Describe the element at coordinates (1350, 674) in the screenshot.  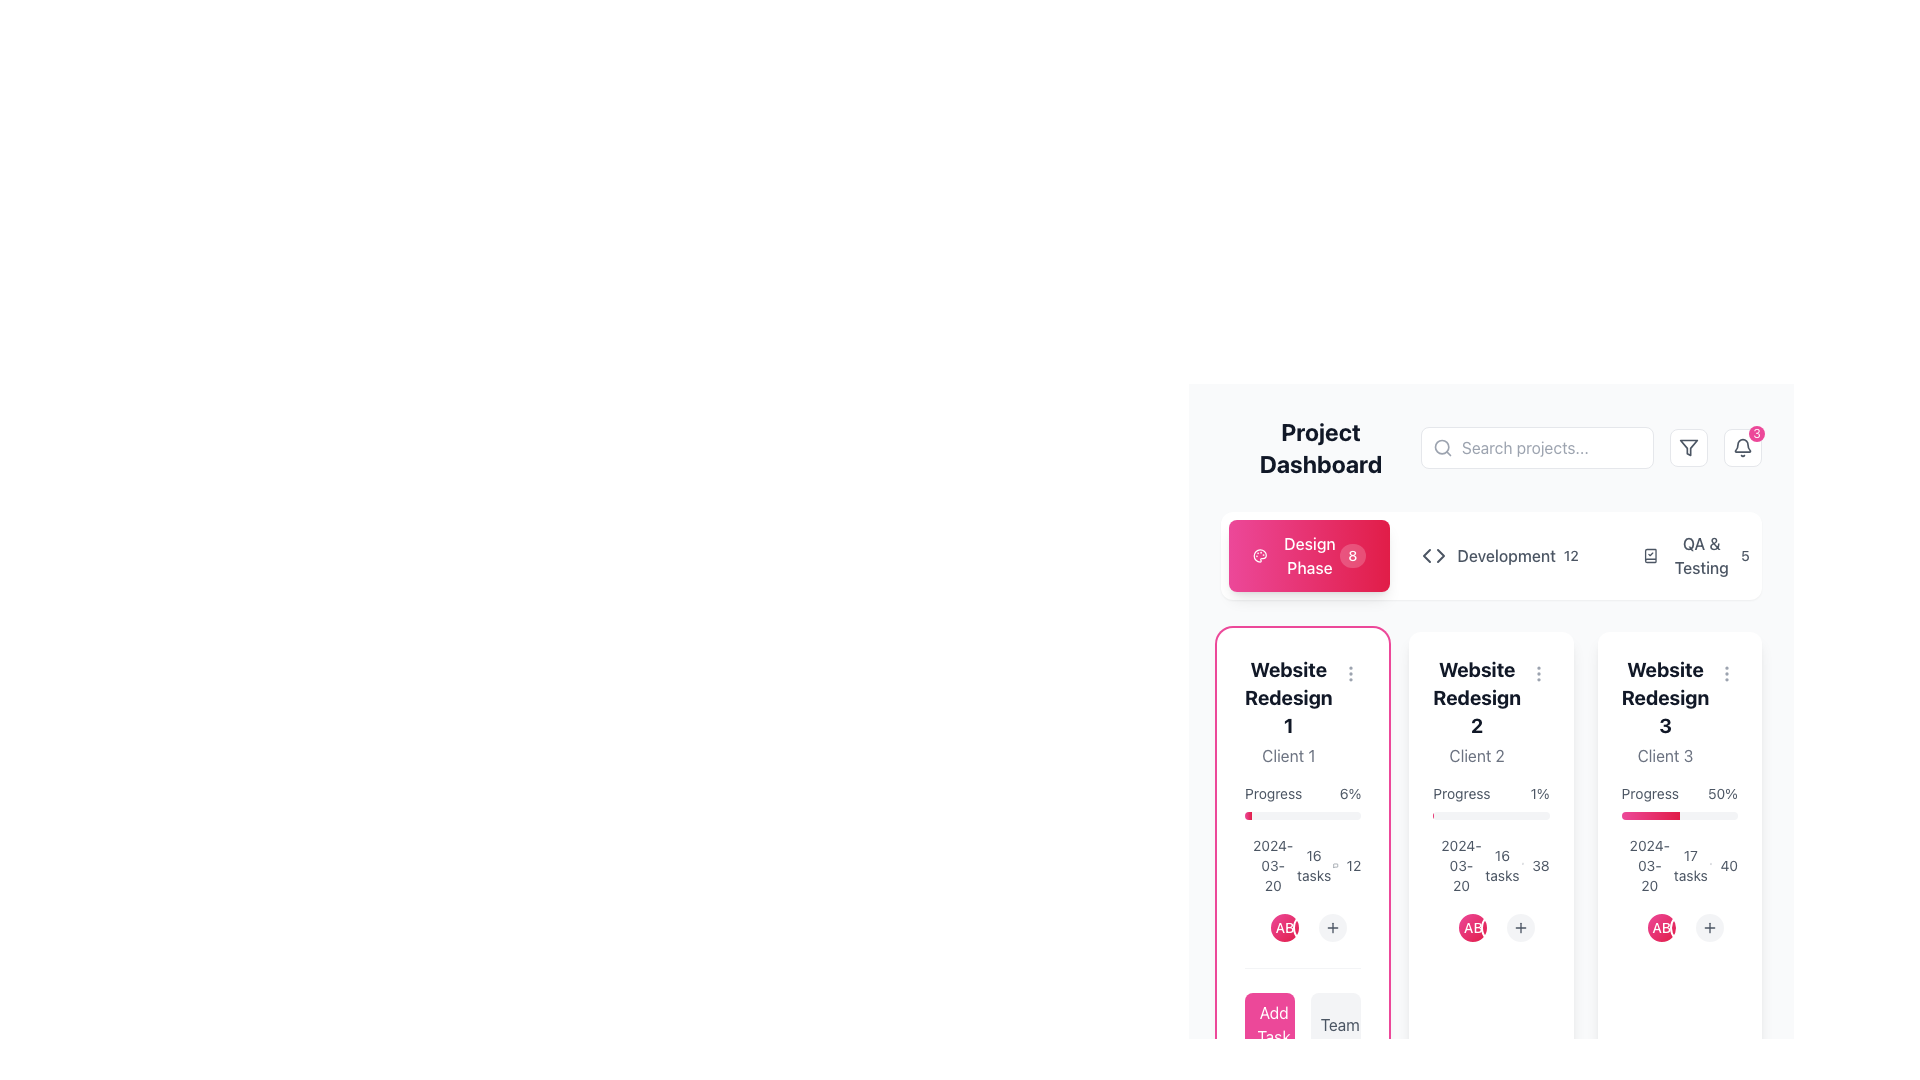
I see `the circular button with a vertical ellipsis icon located at the top right corner of the card labeled 'Website Redesign 1'` at that location.